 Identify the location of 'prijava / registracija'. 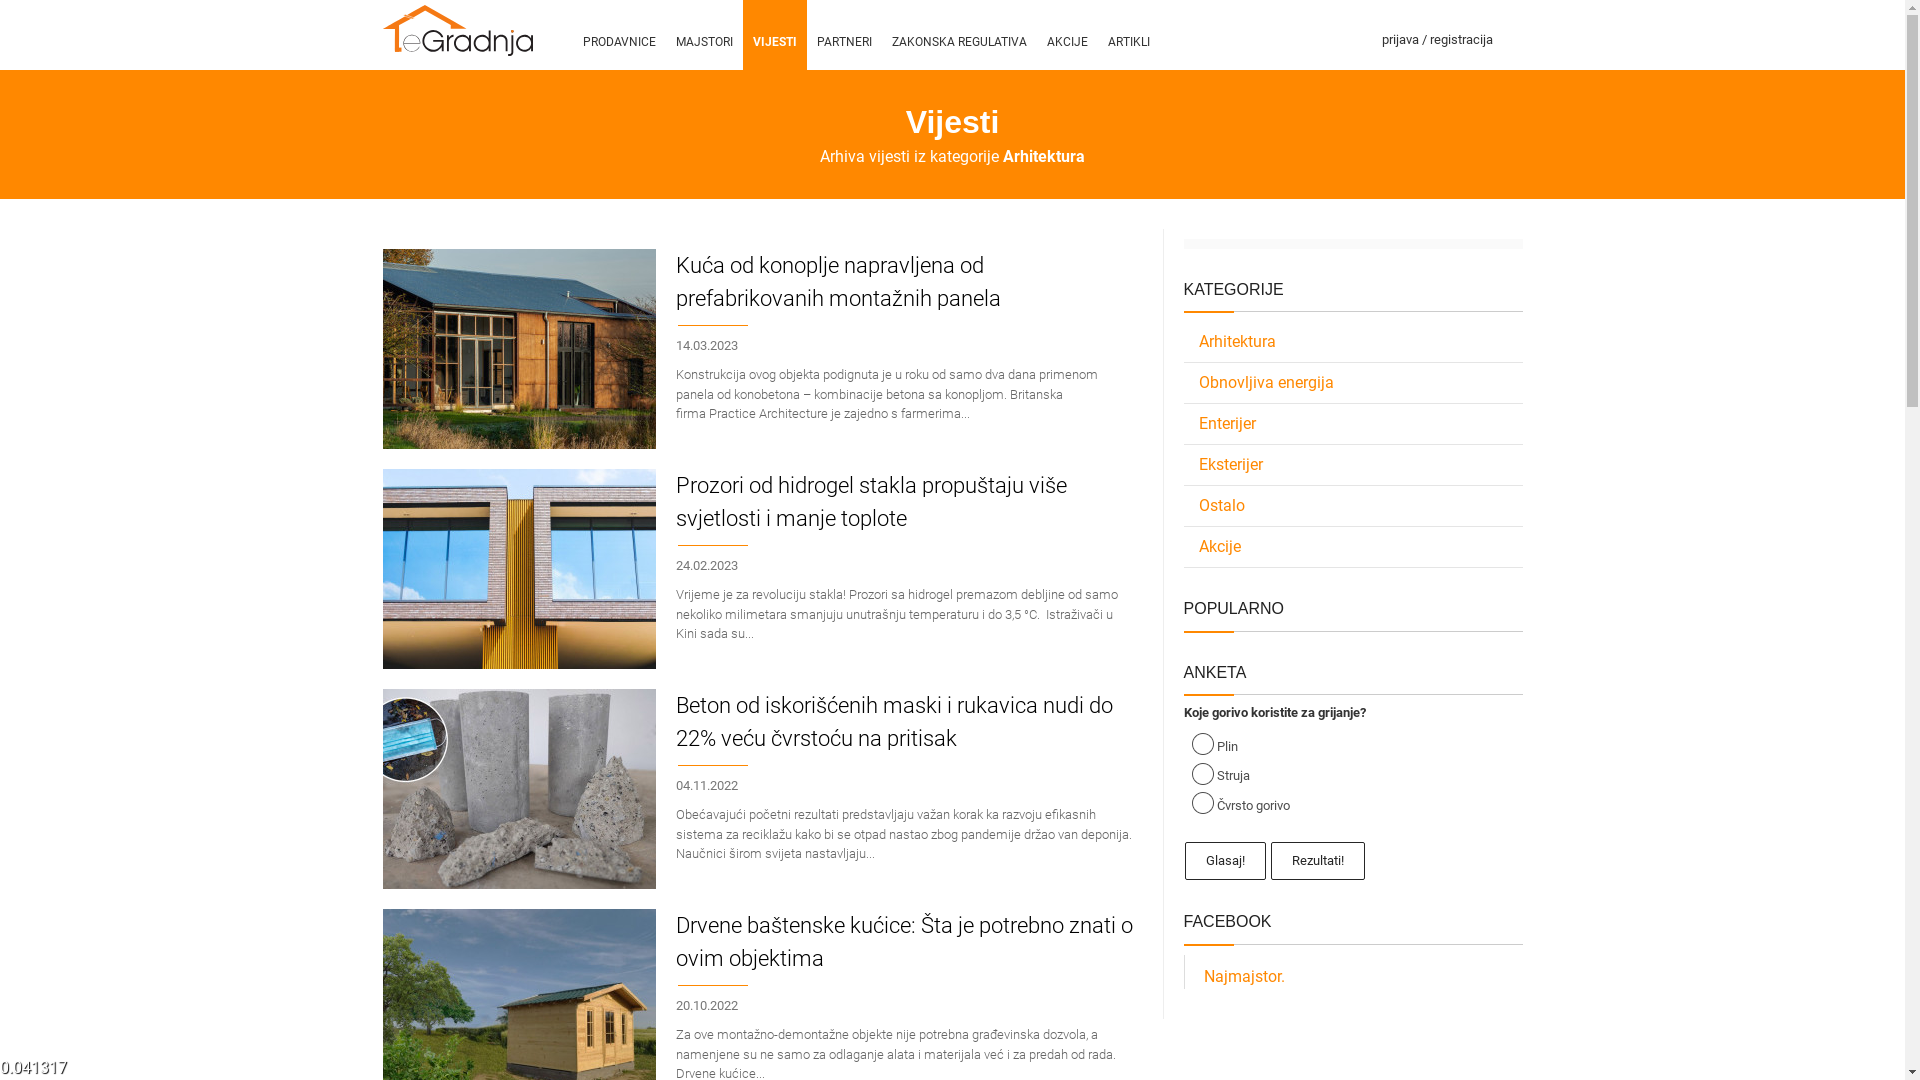
(1436, 34).